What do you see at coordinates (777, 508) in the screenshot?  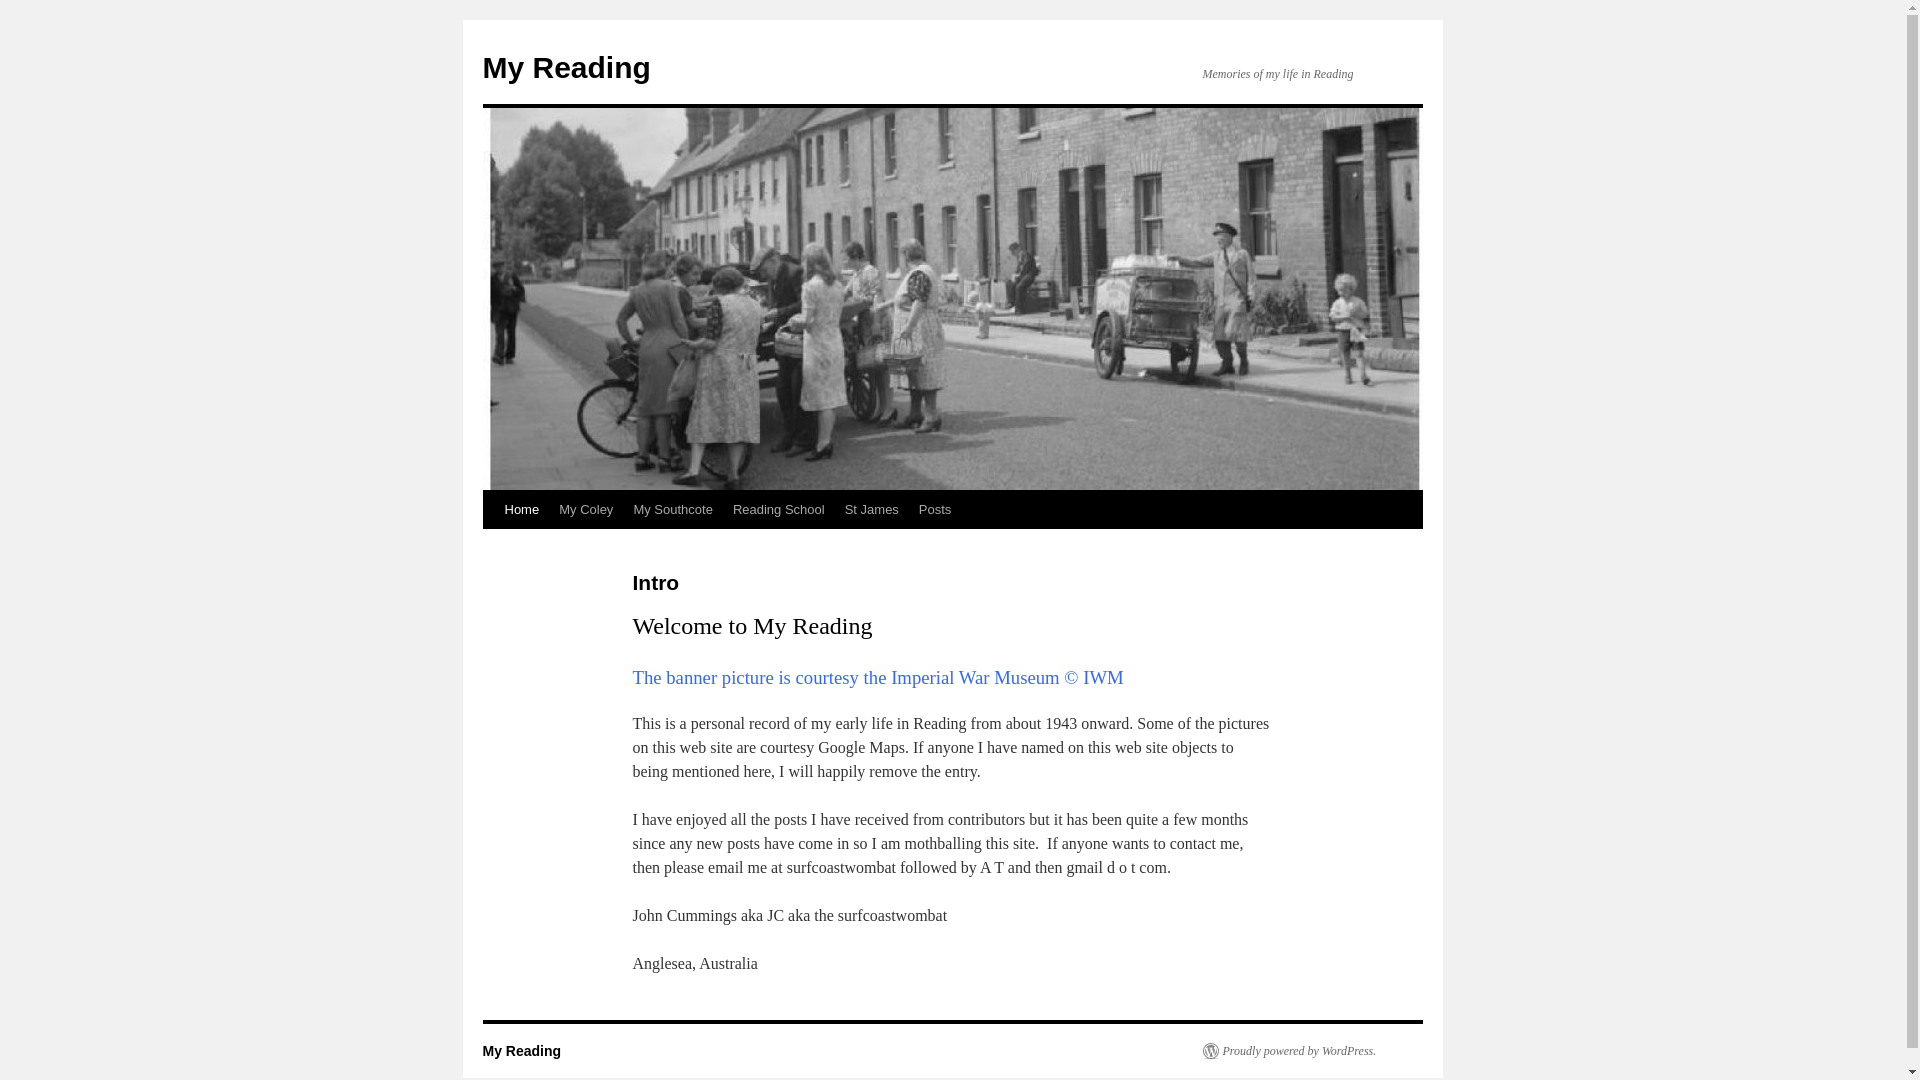 I see `'Reading School'` at bounding box center [777, 508].